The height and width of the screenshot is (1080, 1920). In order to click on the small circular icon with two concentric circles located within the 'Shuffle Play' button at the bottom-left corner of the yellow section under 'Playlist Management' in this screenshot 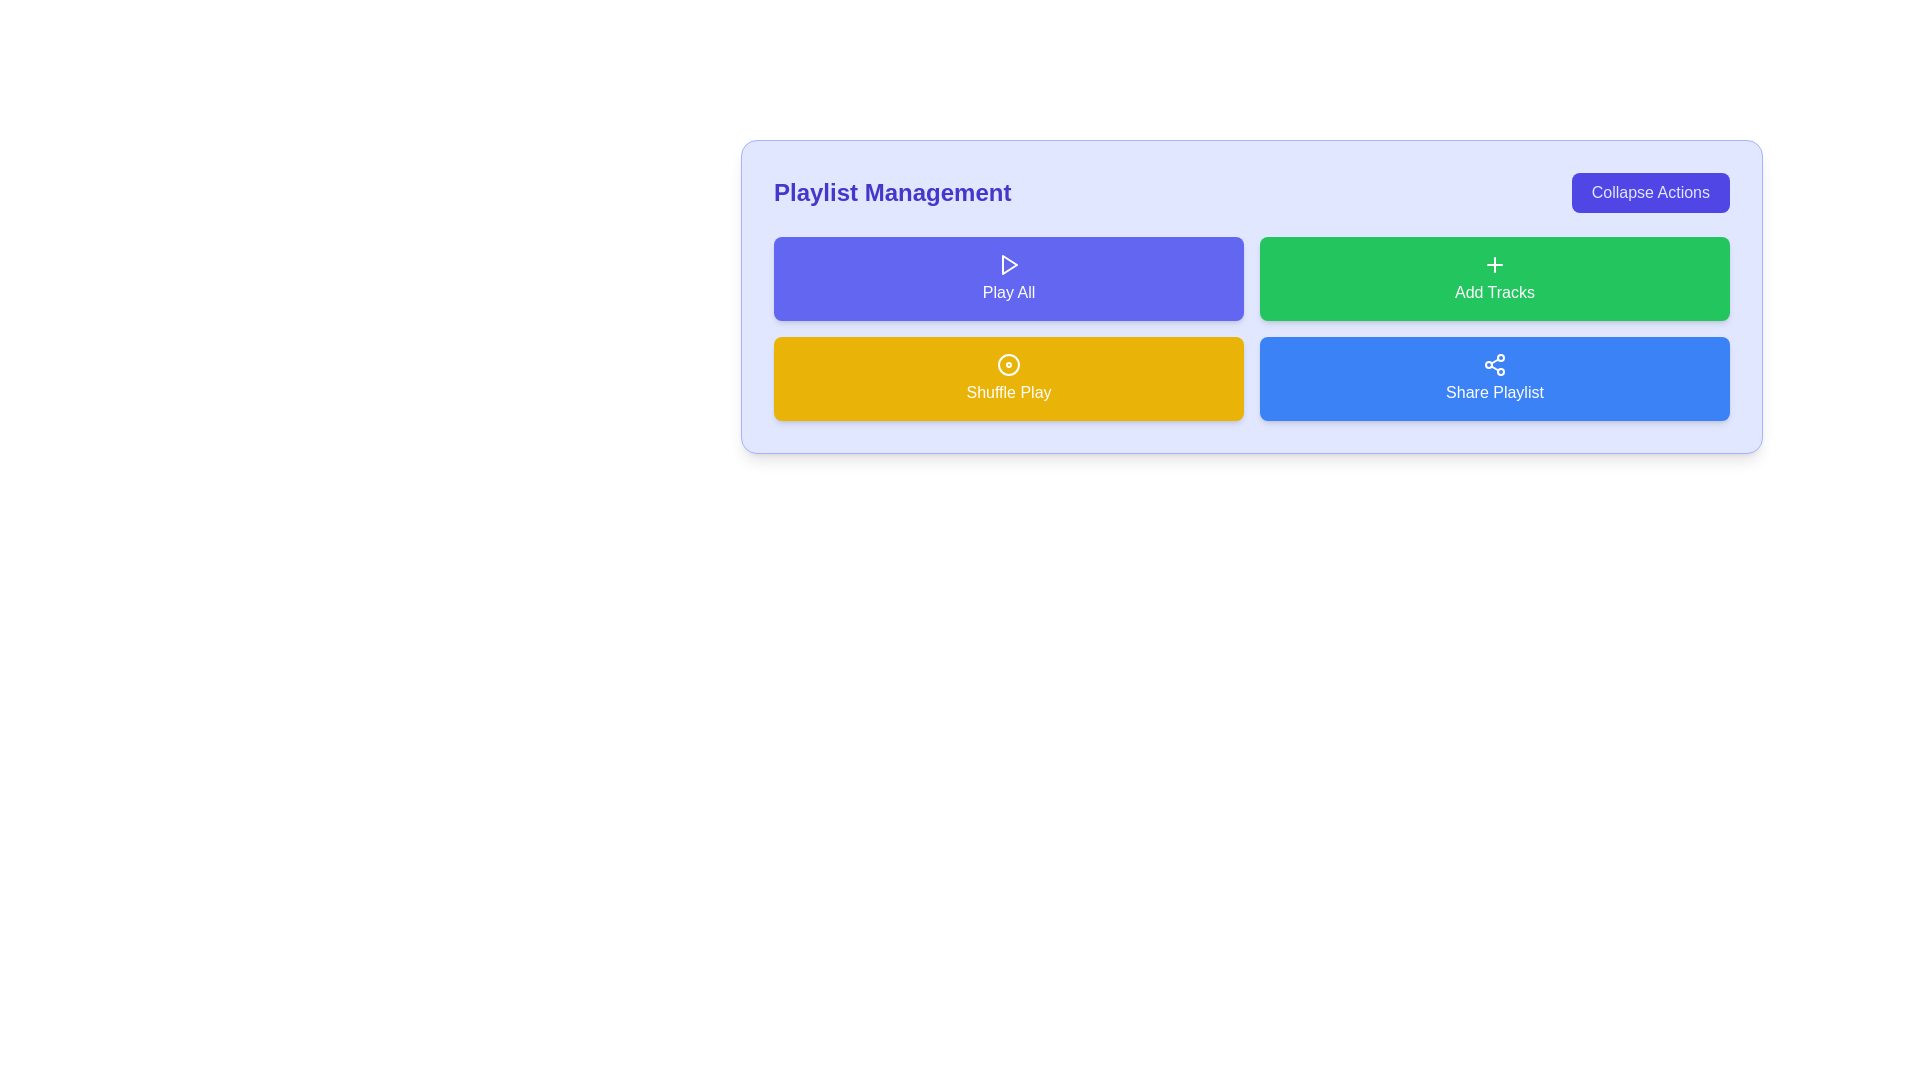, I will do `click(1008, 365)`.